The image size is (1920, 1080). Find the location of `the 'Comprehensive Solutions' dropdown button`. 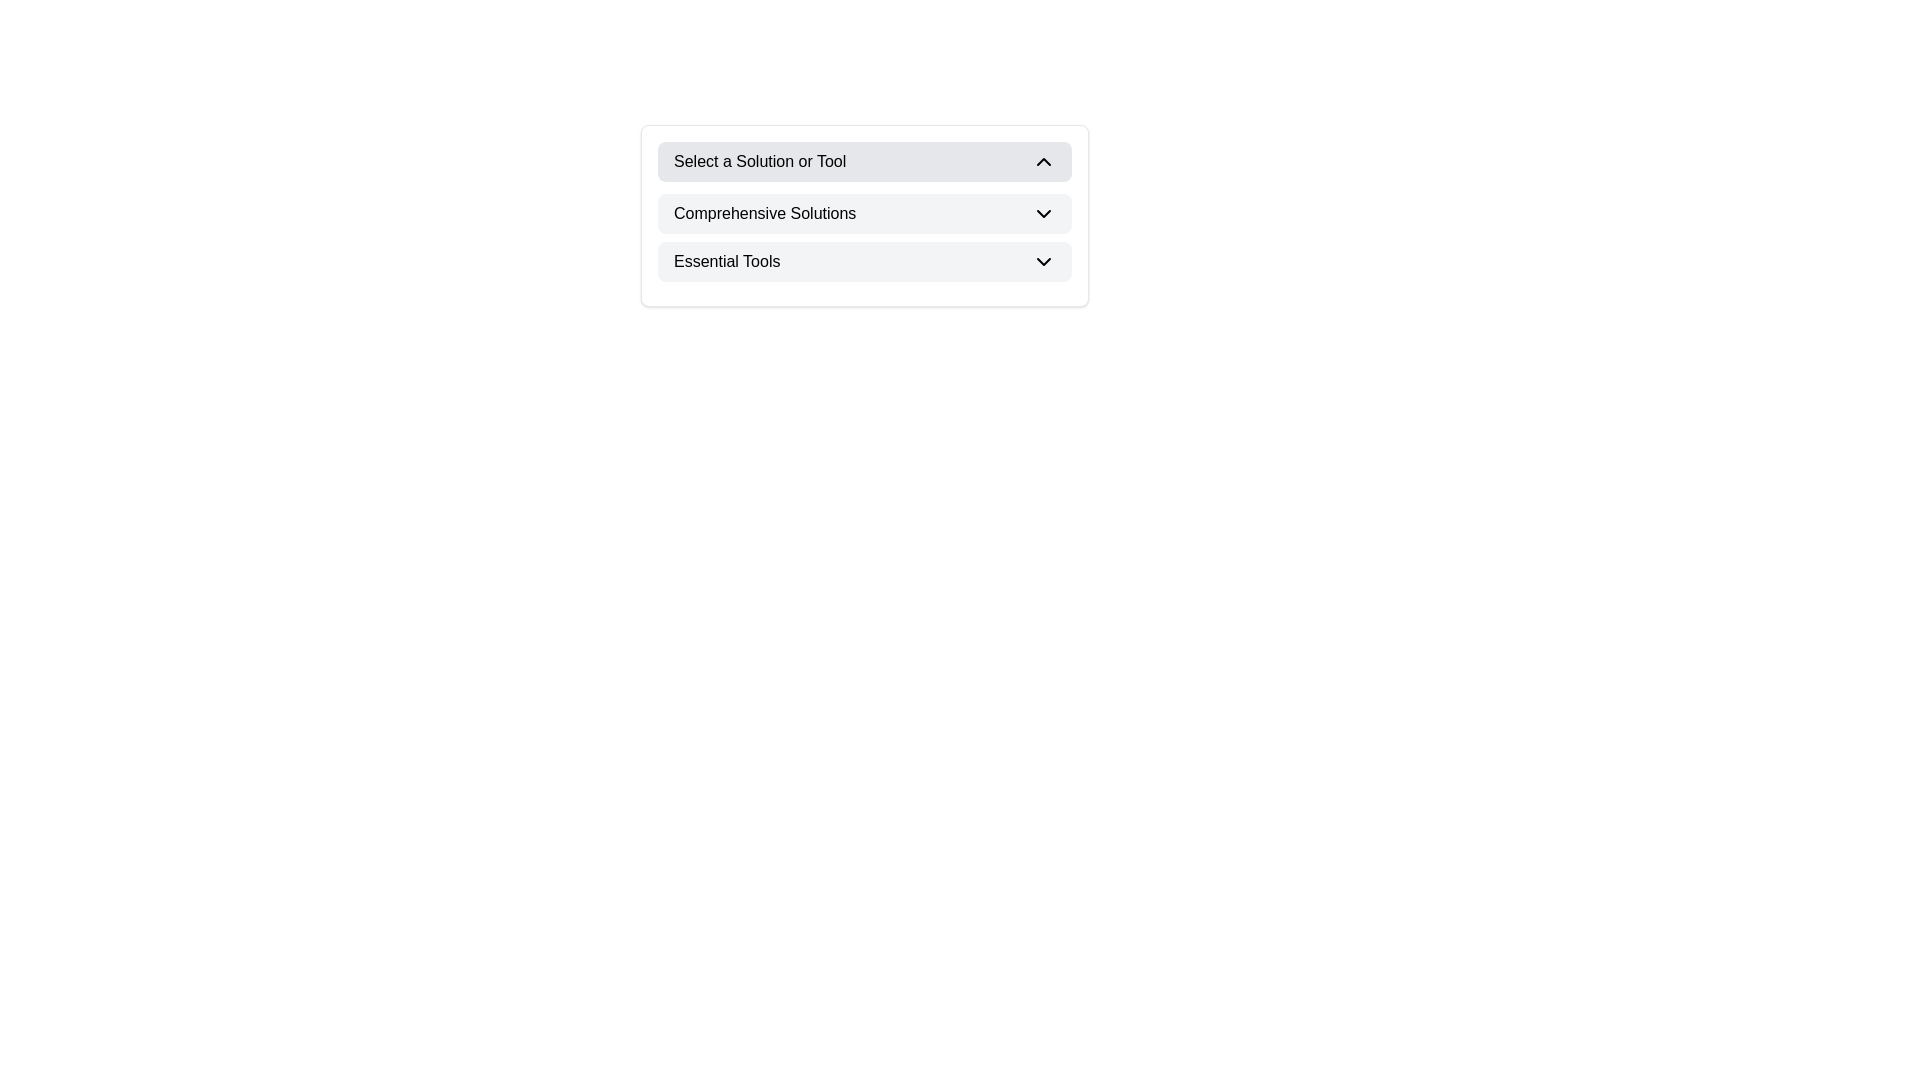

the 'Comprehensive Solutions' dropdown button is located at coordinates (864, 237).